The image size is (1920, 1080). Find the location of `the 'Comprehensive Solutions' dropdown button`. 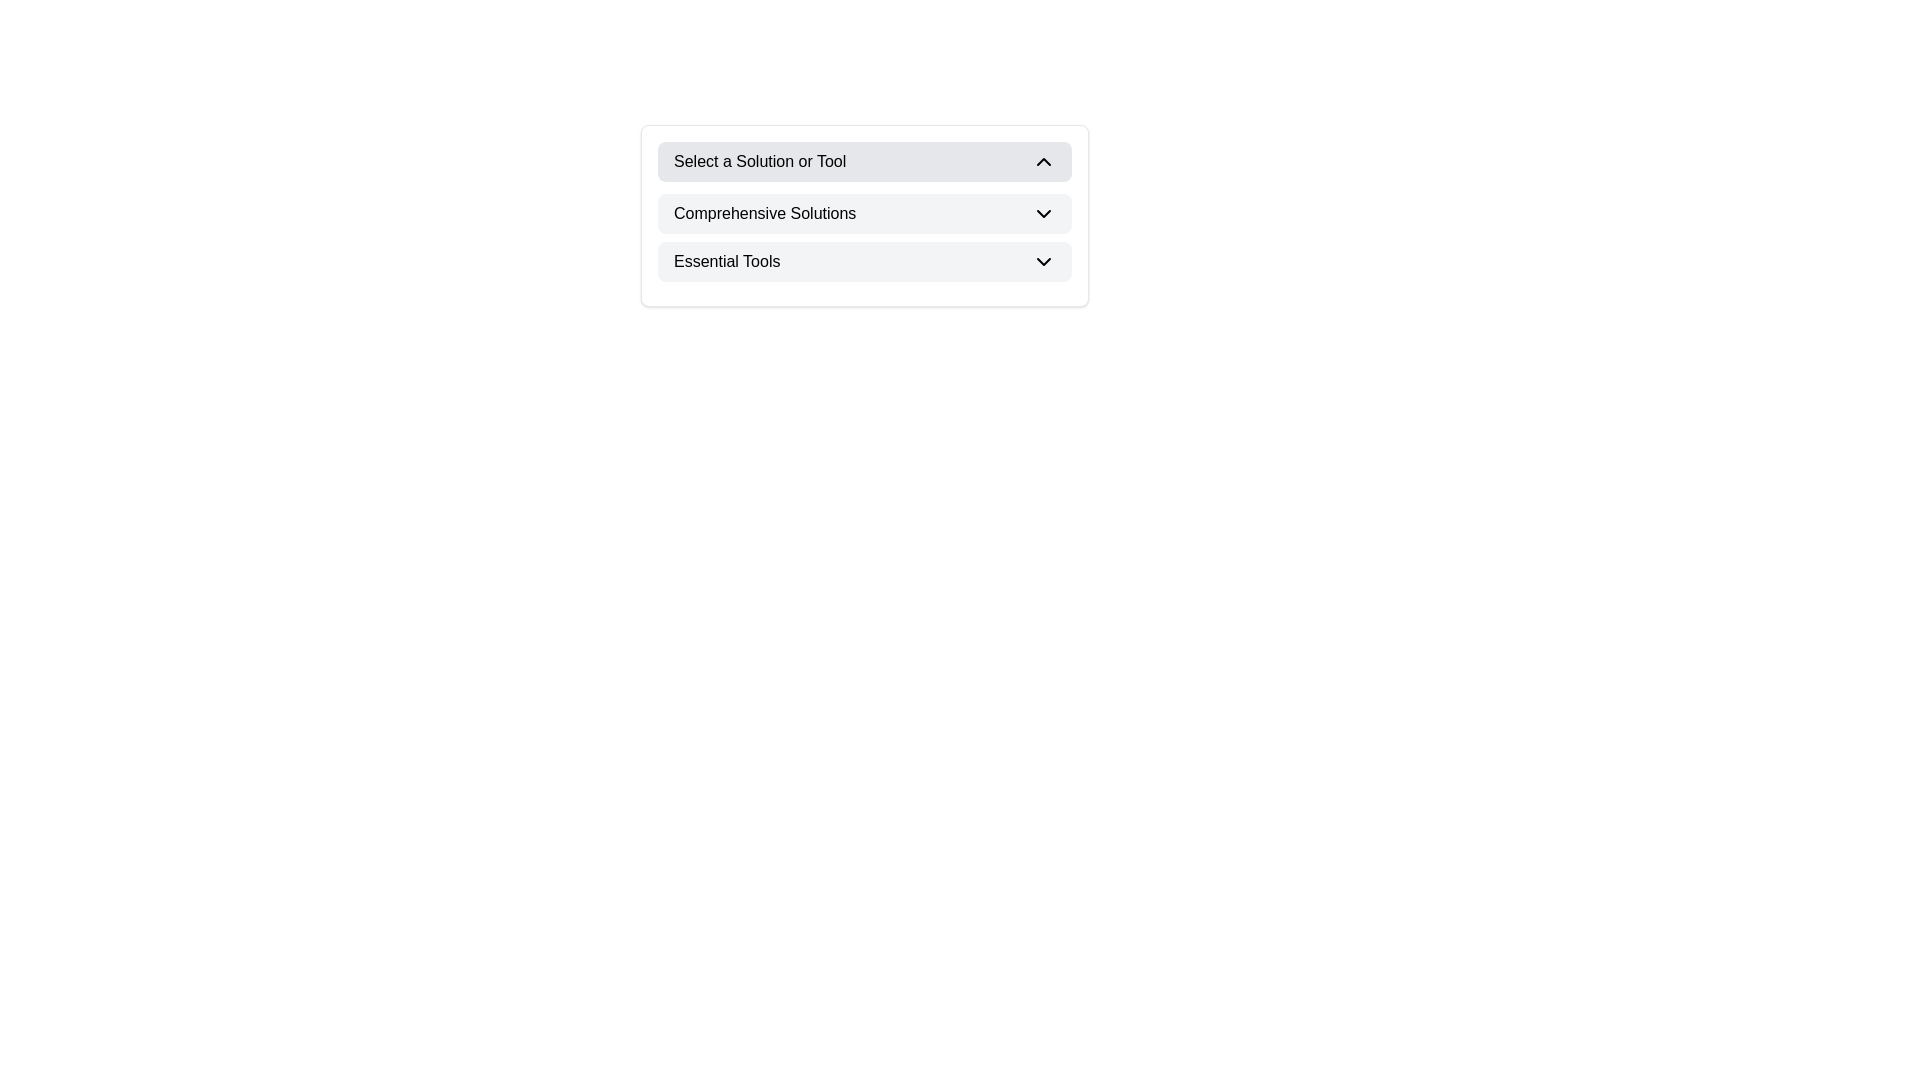

the 'Comprehensive Solutions' dropdown button is located at coordinates (864, 237).